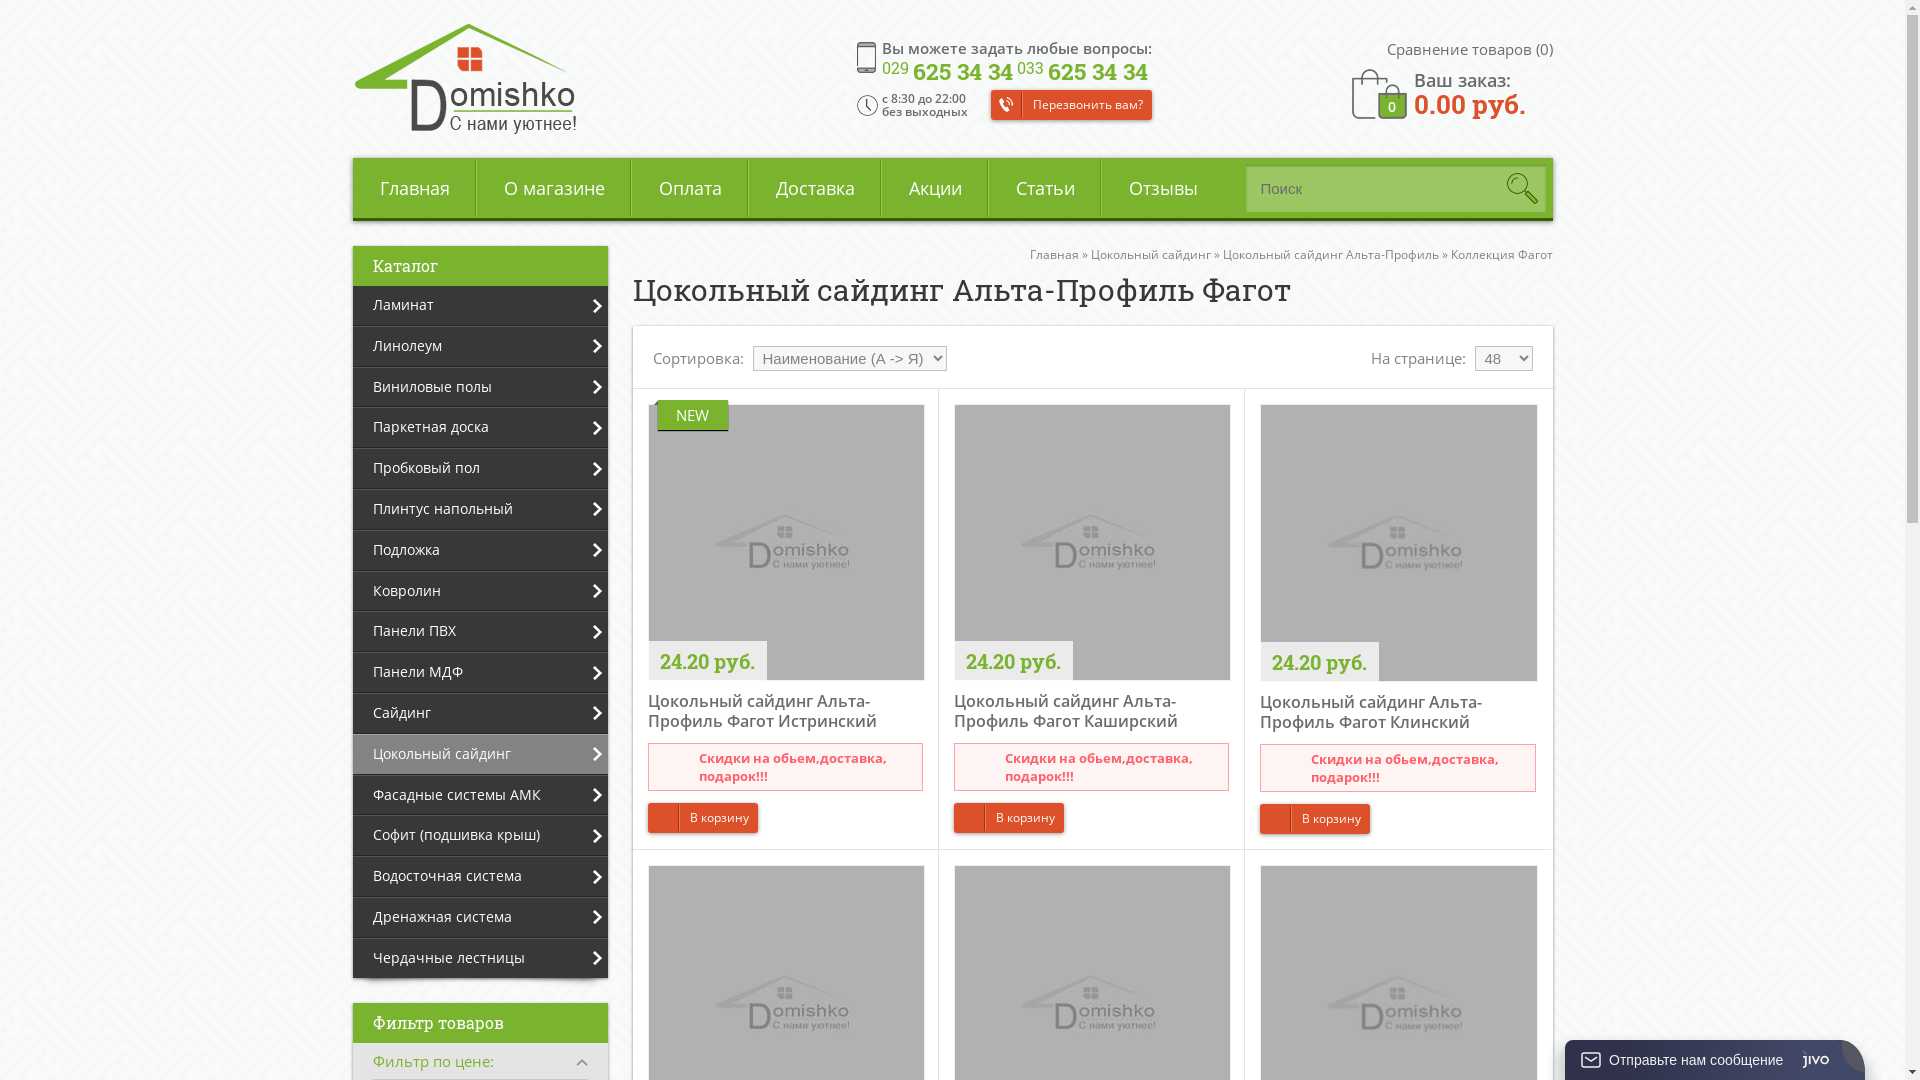 The image size is (1920, 1080). Describe the element at coordinates (946, 71) in the screenshot. I see `'029 625 34 34'` at that location.